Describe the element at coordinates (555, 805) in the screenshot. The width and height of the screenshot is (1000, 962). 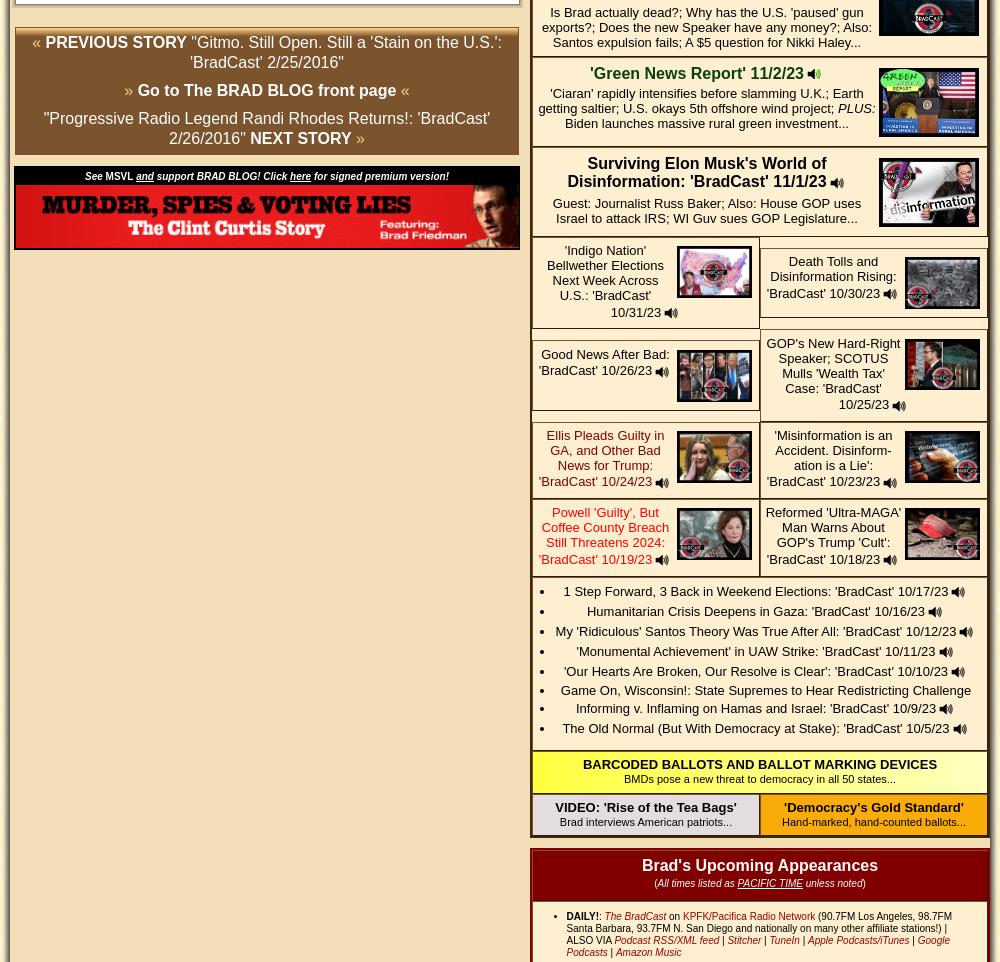
I see `'VIDEO: 'Rise of the Tea Bags''` at that location.